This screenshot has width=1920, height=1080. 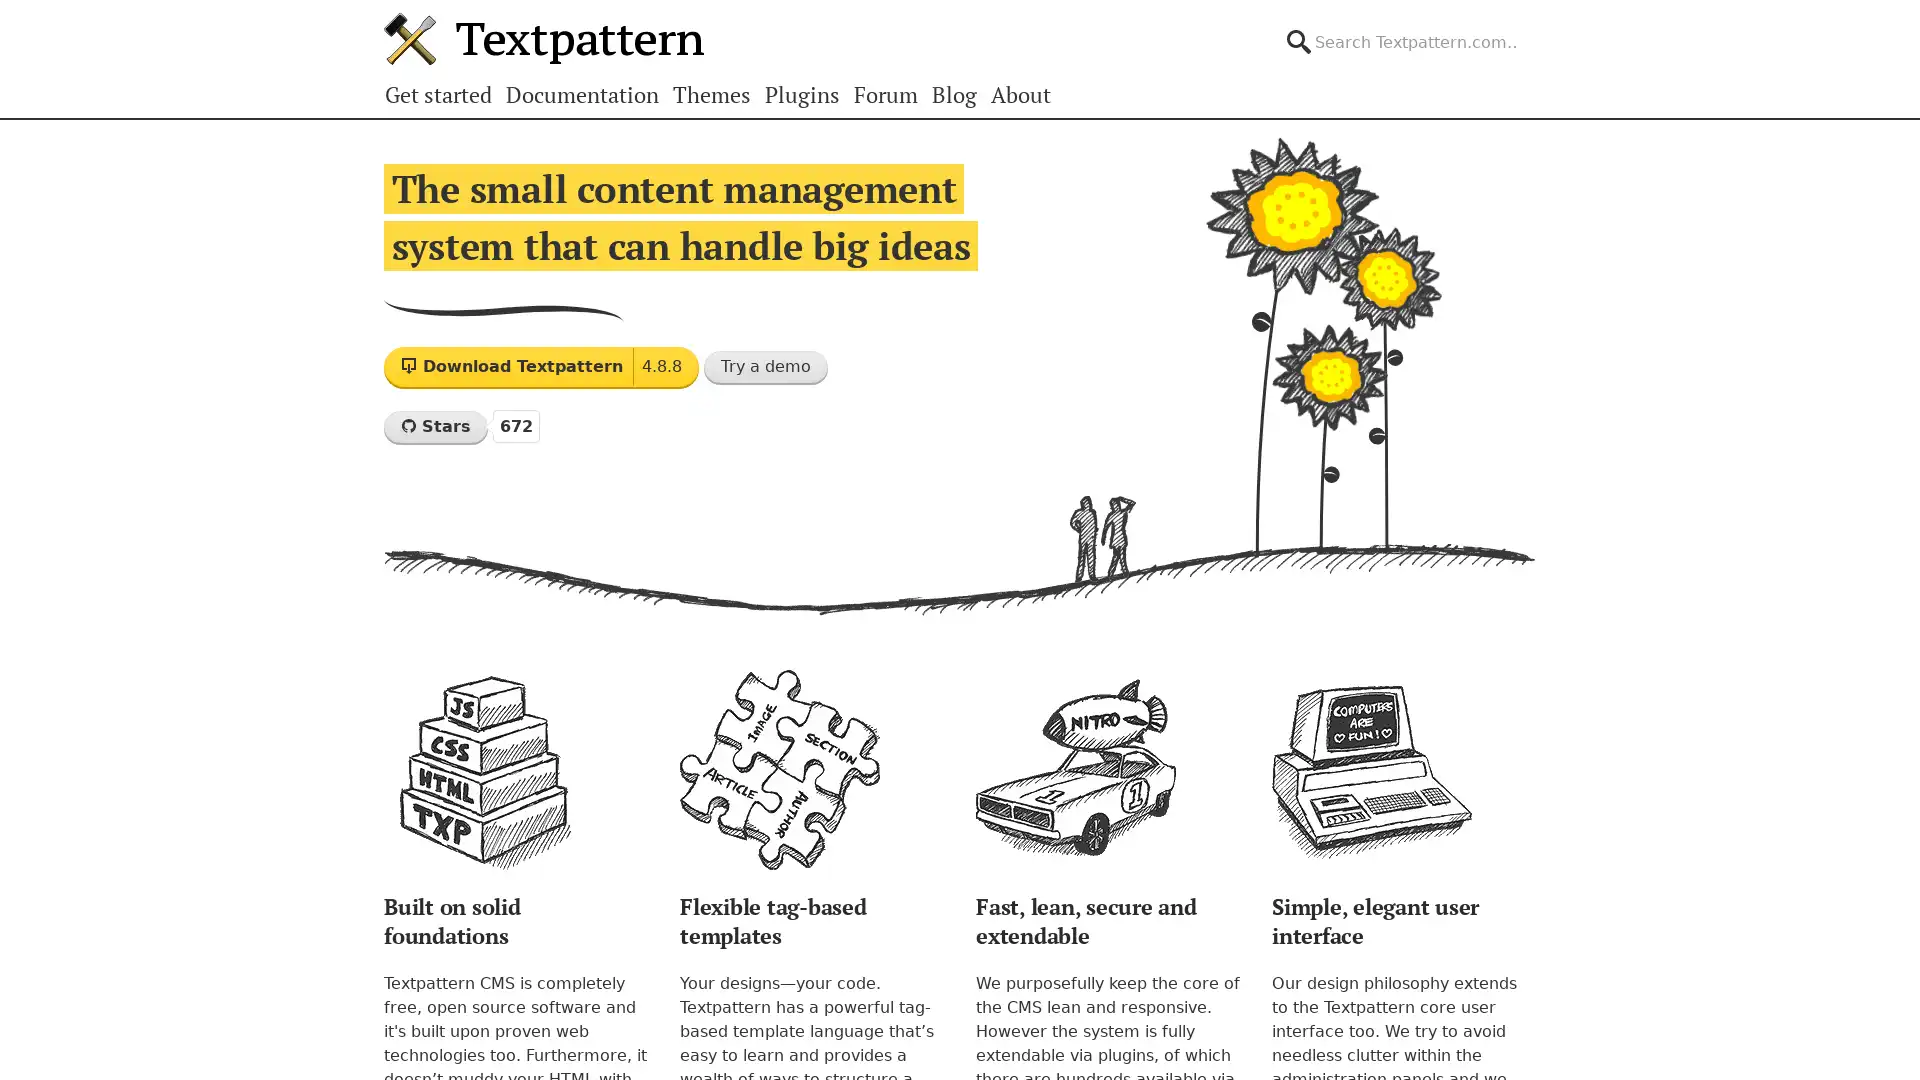 What do you see at coordinates (1534, 24) in the screenshot?
I see `Submit Search` at bounding box center [1534, 24].